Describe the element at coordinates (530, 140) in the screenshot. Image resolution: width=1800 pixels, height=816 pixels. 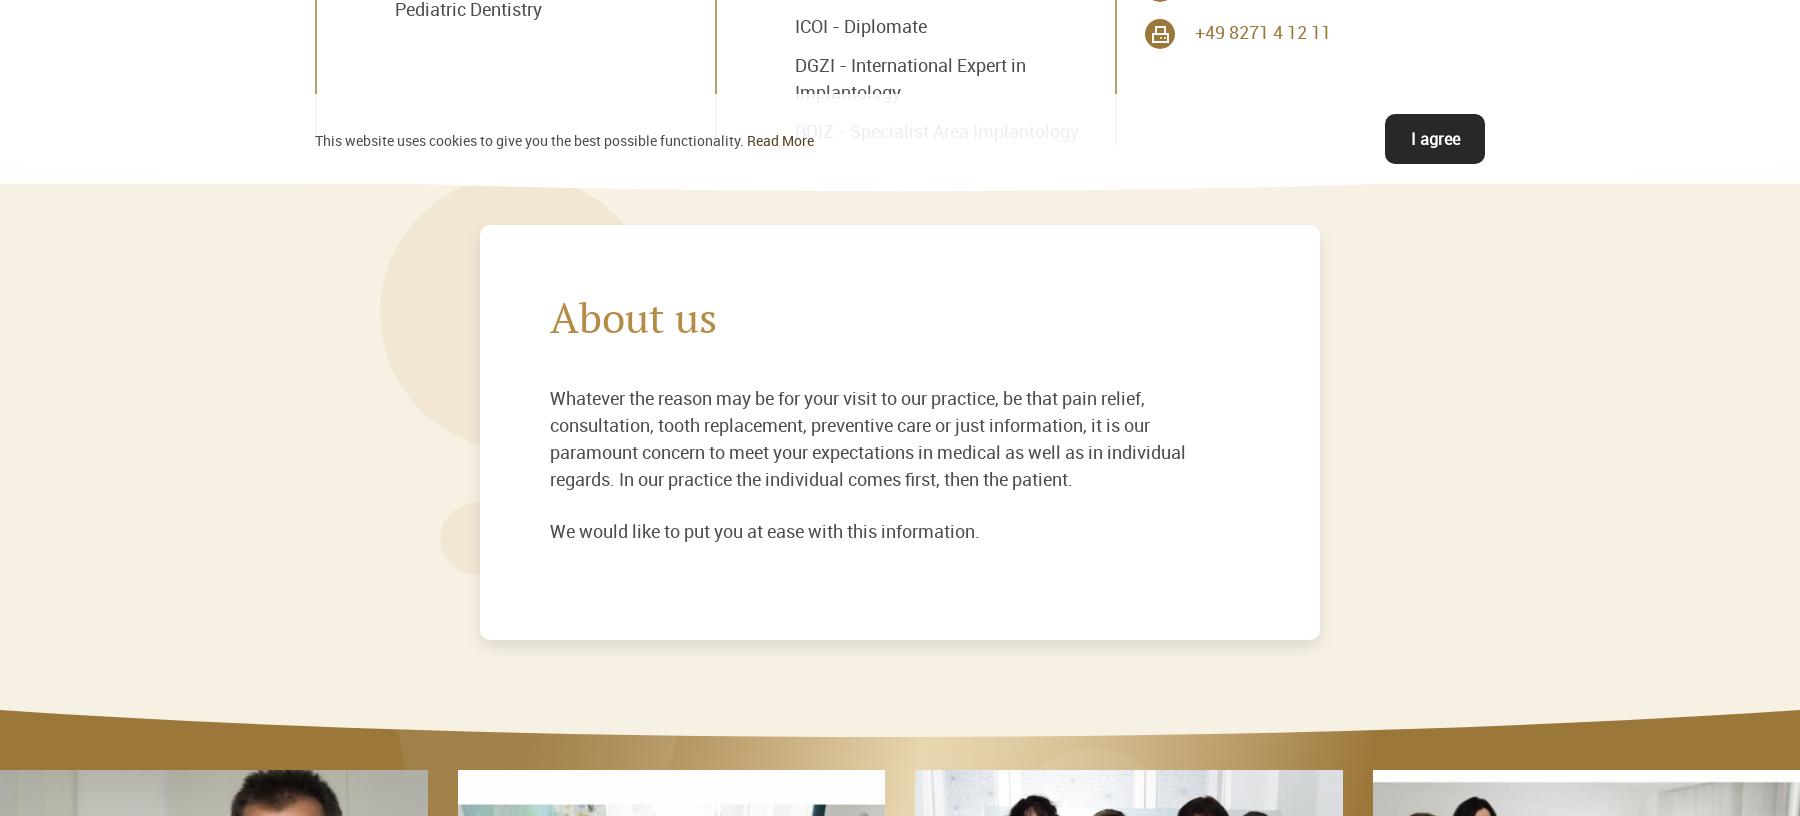
I see `'This website uses cookies to give you the best possible functionality.'` at that location.